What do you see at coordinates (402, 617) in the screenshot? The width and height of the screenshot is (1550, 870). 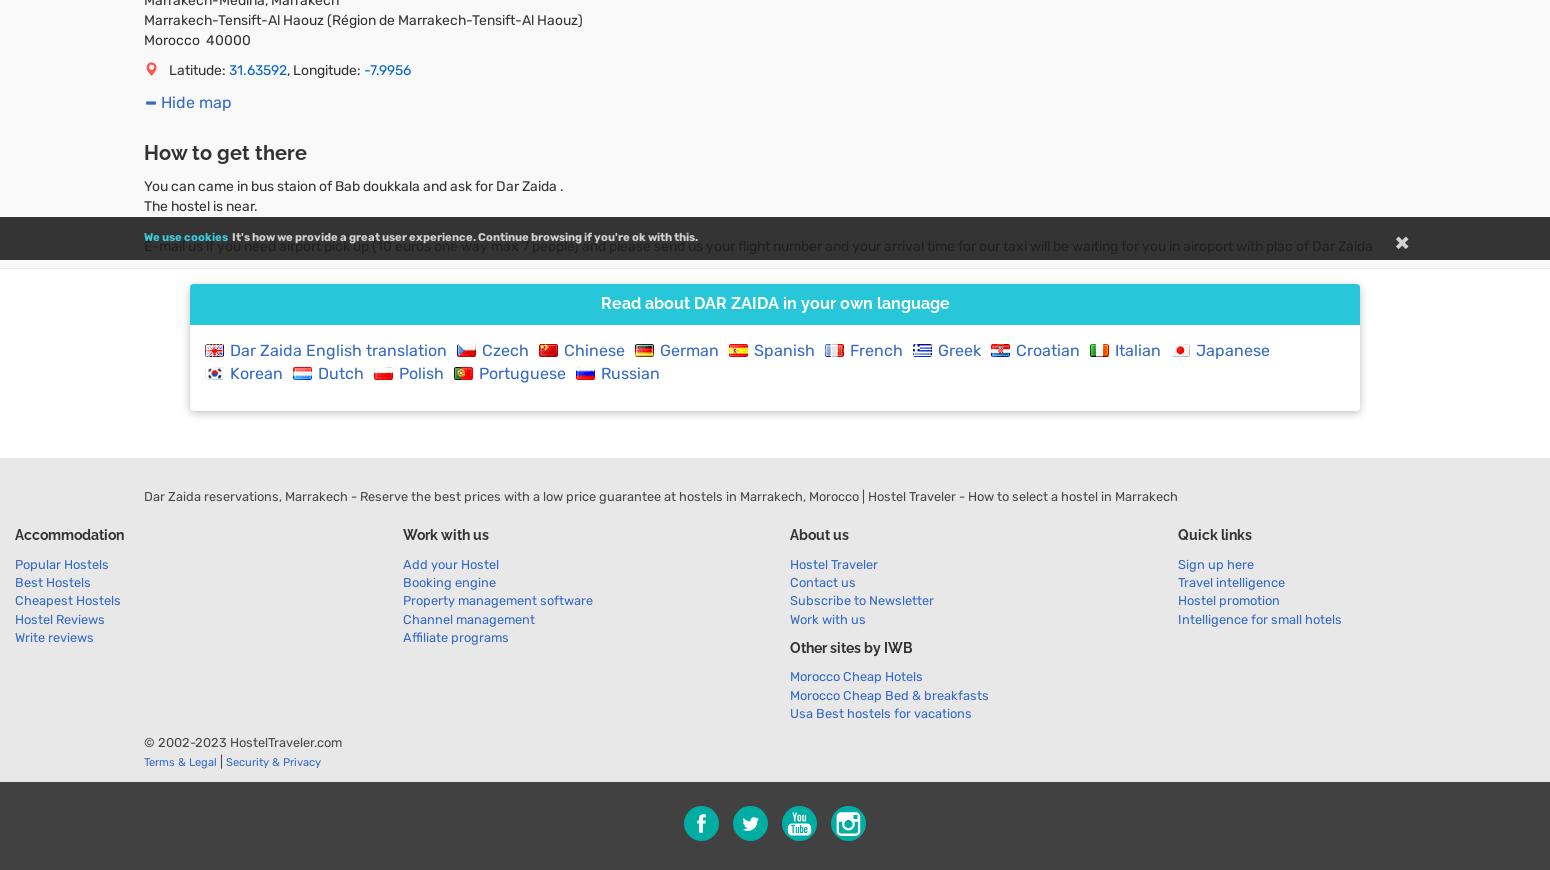 I see `'Channel management'` at bounding box center [402, 617].